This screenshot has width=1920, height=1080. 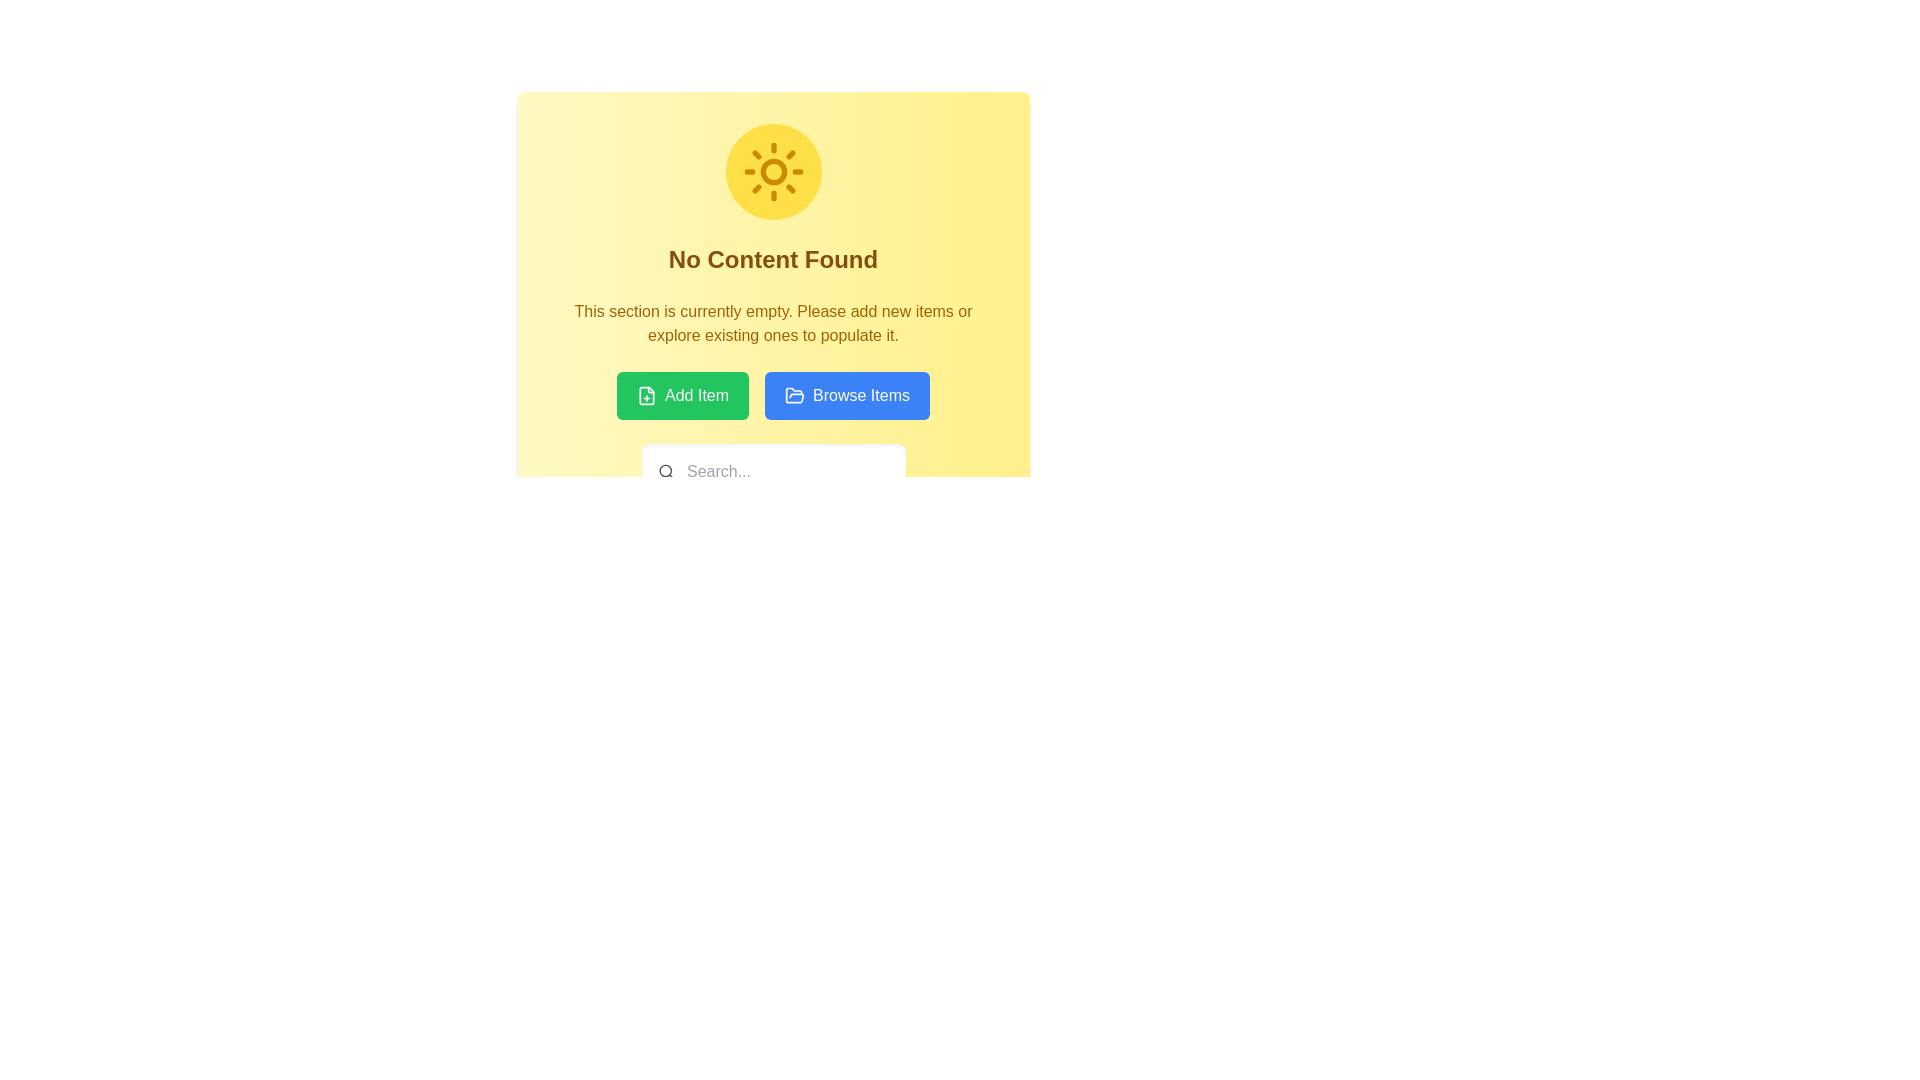 I want to click on the 'Browse Items' button, which is a rectangular button with rounded corners, a bright blue background, and white text. It is located under the 'No Content Found' section header, next to the 'Add Item' button, so click(x=847, y=396).